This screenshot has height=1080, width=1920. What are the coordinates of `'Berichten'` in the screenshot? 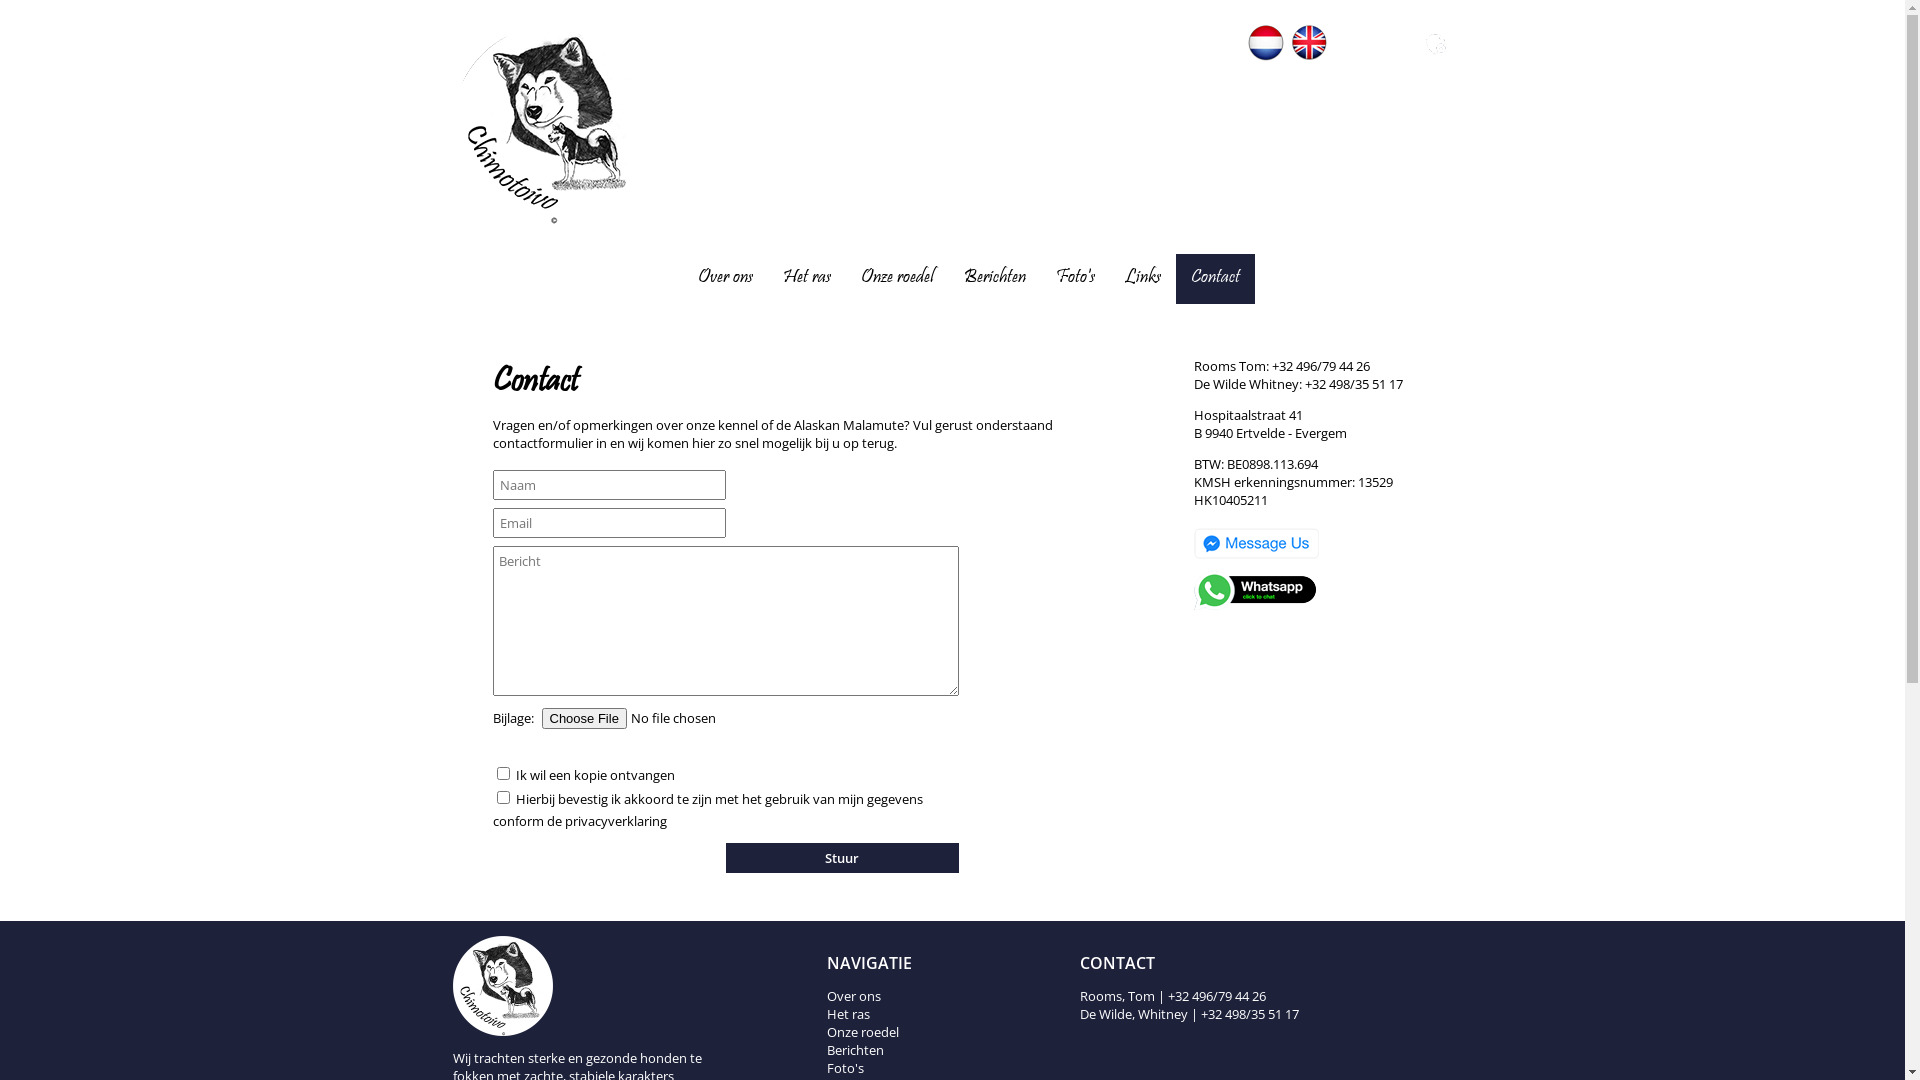 It's located at (826, 1048).